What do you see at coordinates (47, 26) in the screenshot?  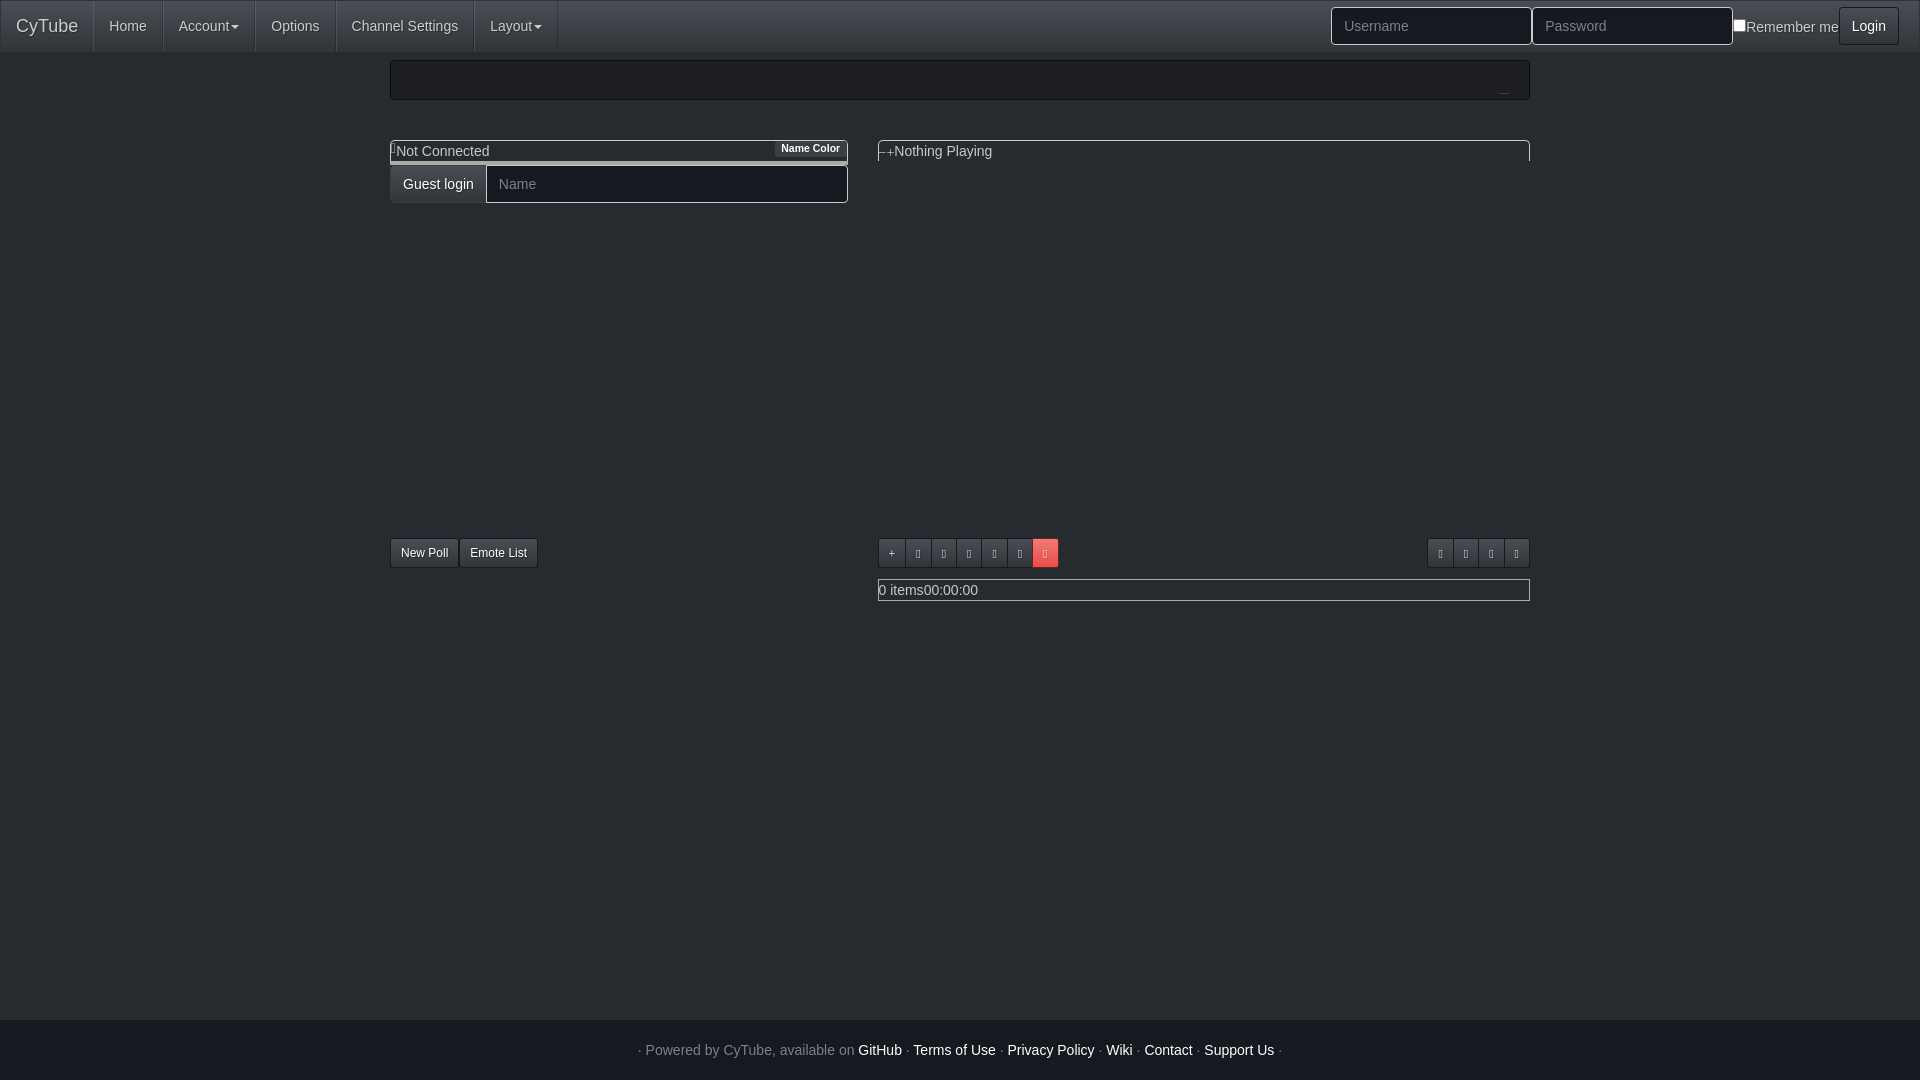 I see `'CyTube'` at bounding box center [47, 26].